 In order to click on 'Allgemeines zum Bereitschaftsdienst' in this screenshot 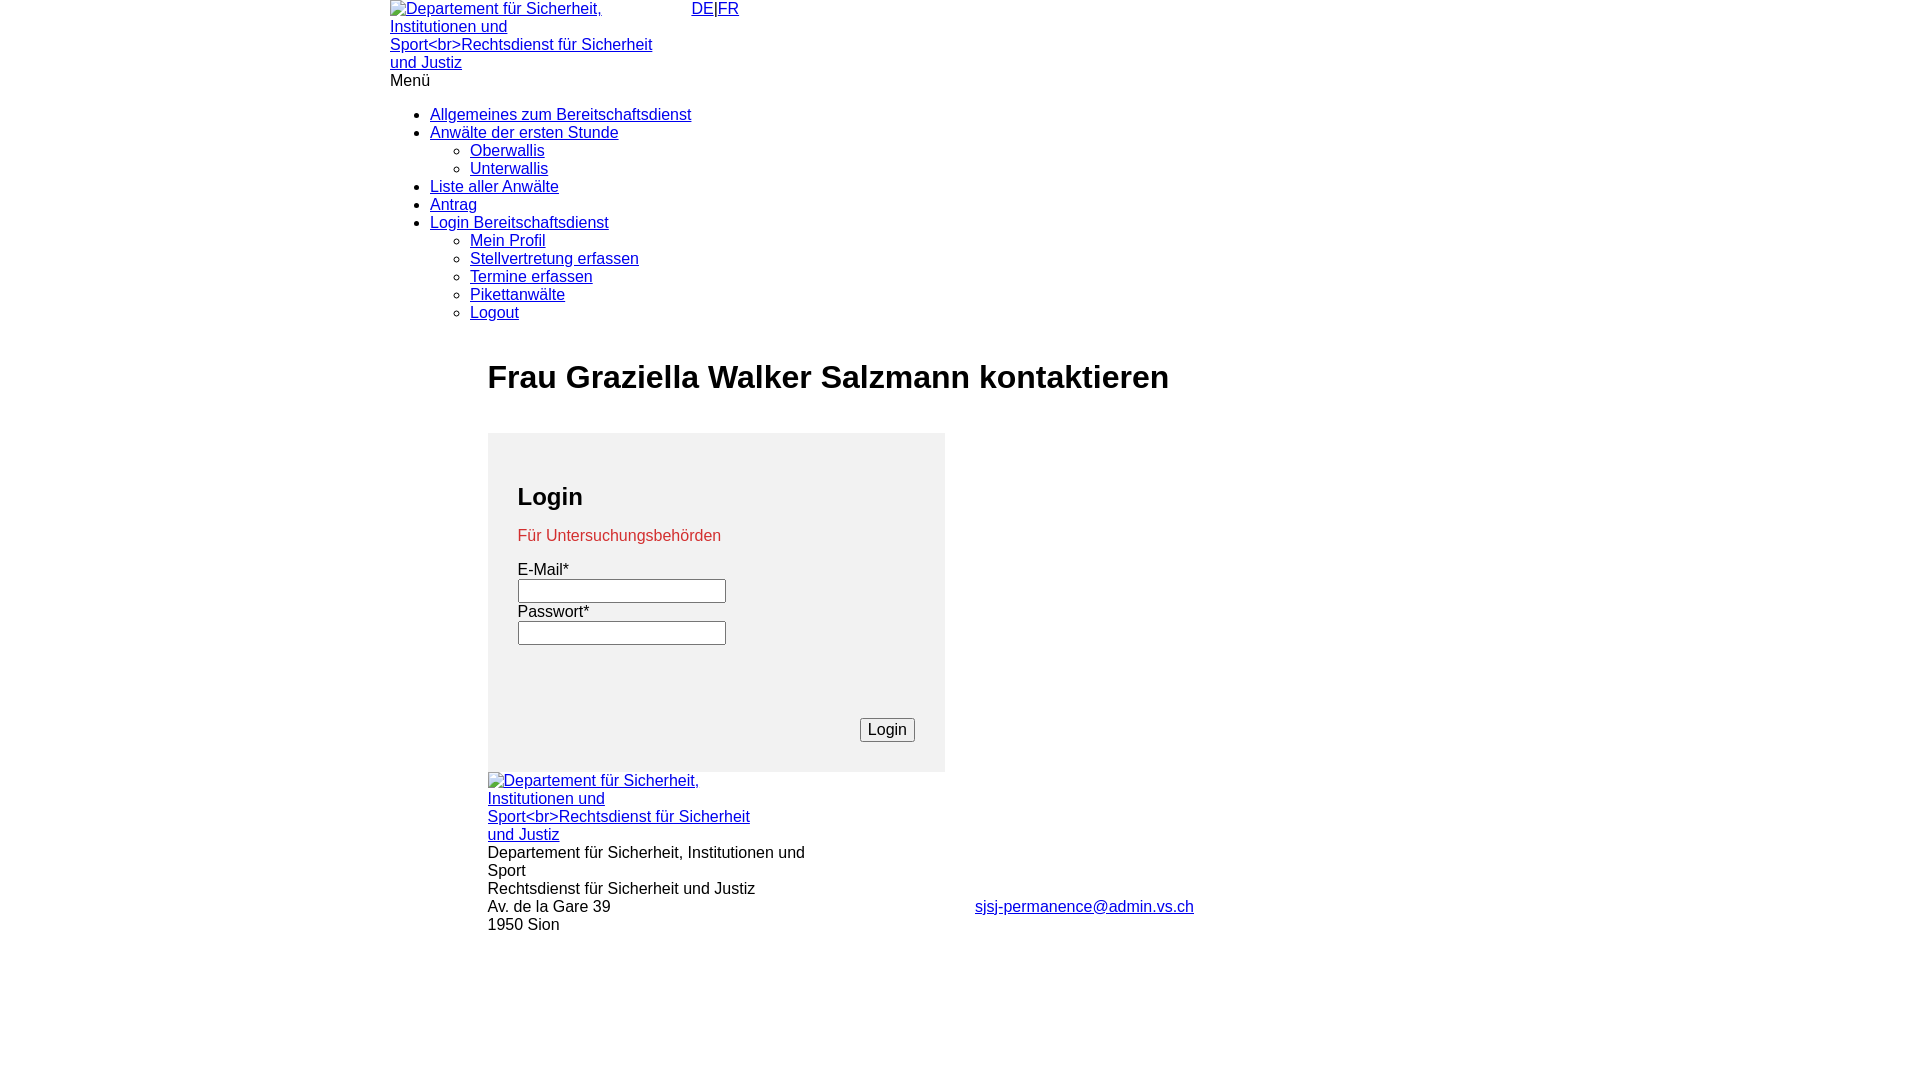, I will do `click(560, 114)`.